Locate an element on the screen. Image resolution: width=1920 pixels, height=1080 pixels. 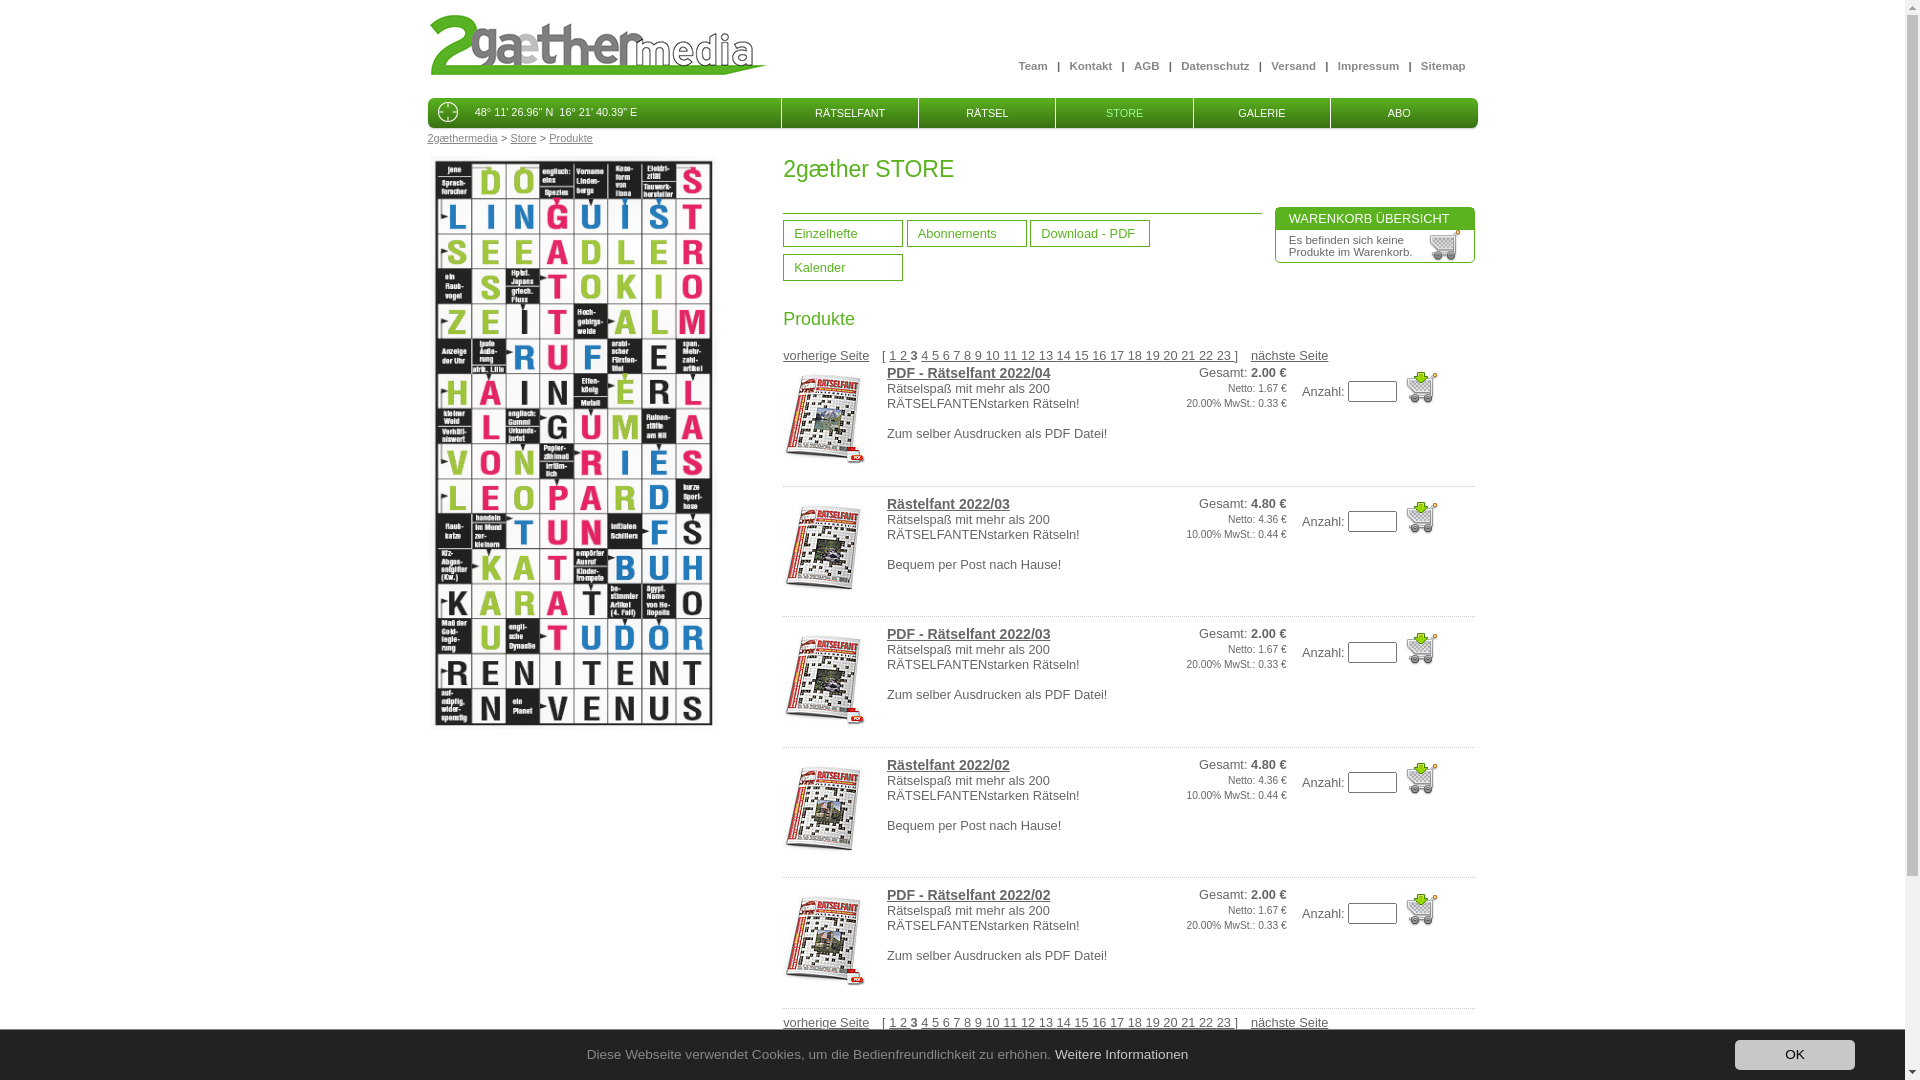
'6' is located at coordinates (947, 1022).